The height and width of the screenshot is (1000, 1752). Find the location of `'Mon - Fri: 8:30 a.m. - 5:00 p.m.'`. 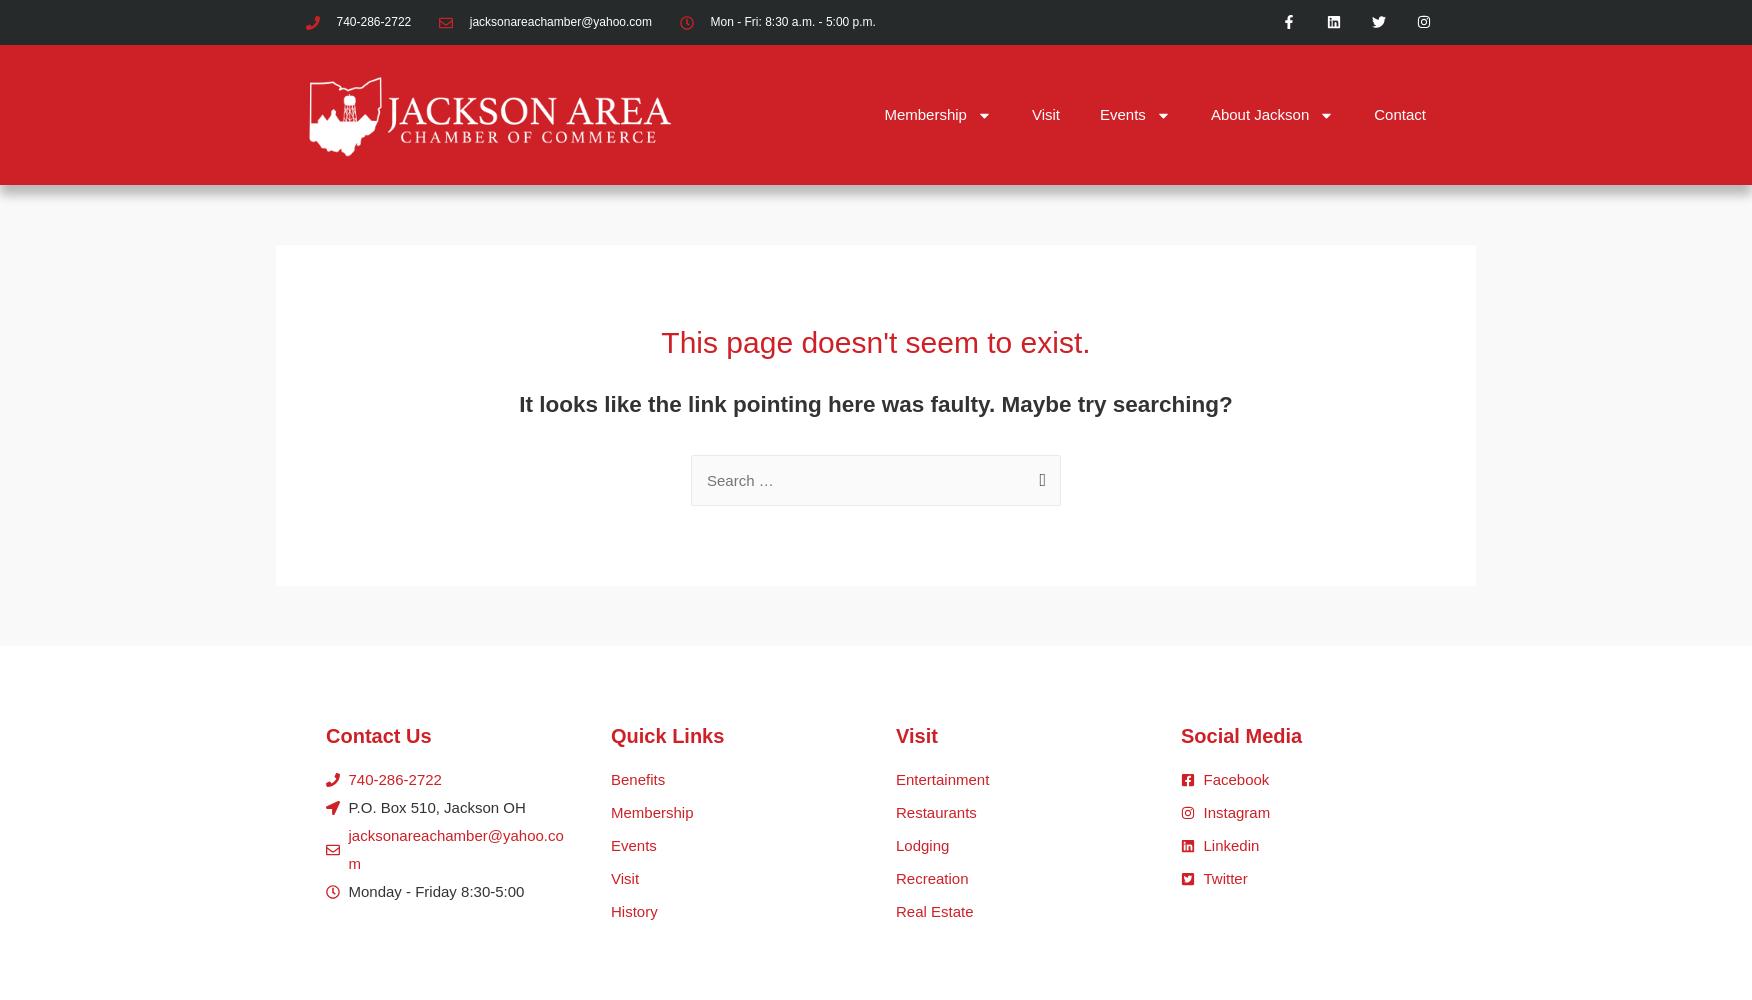

'Mon - Fri: 8:30 a.m. - 5:00 p.m.' is located at coordinates (792, 22).